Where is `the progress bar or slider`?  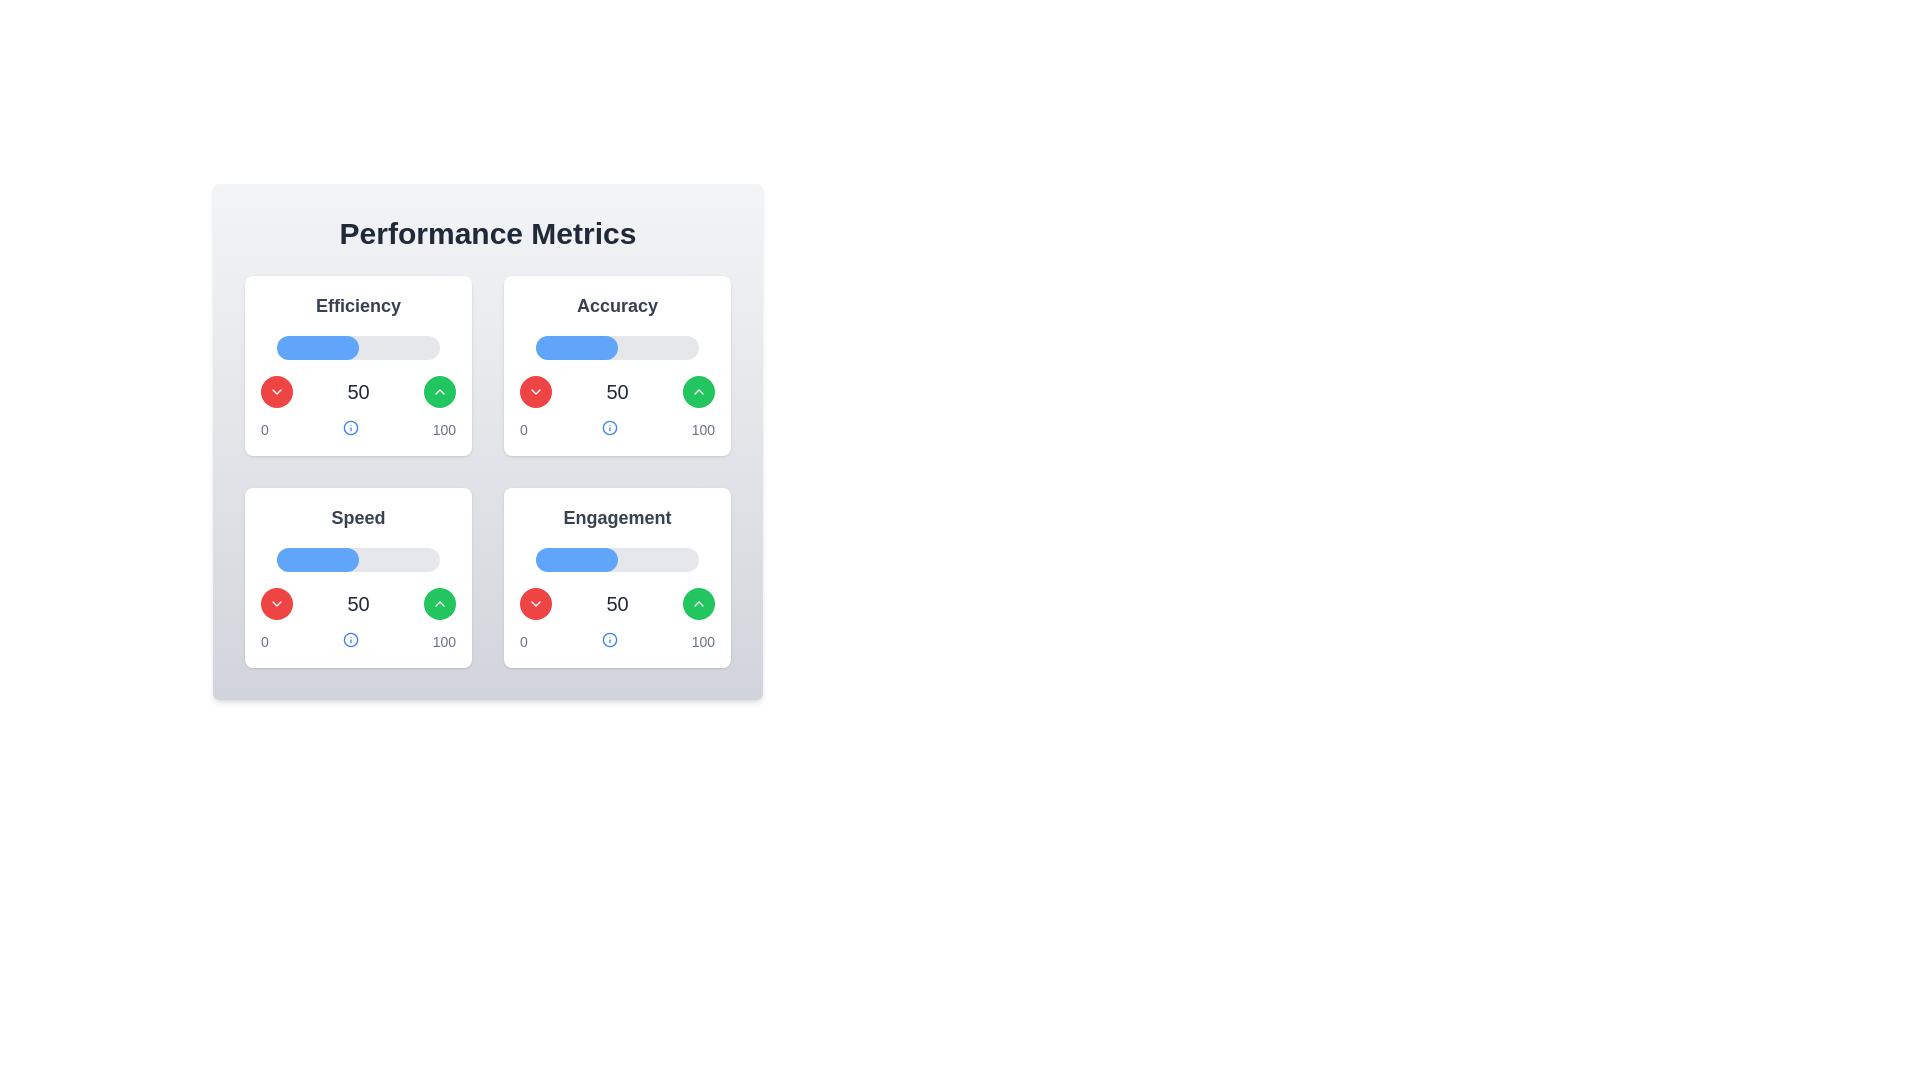 the progress bar or slider is located at coordinates (295, 559).